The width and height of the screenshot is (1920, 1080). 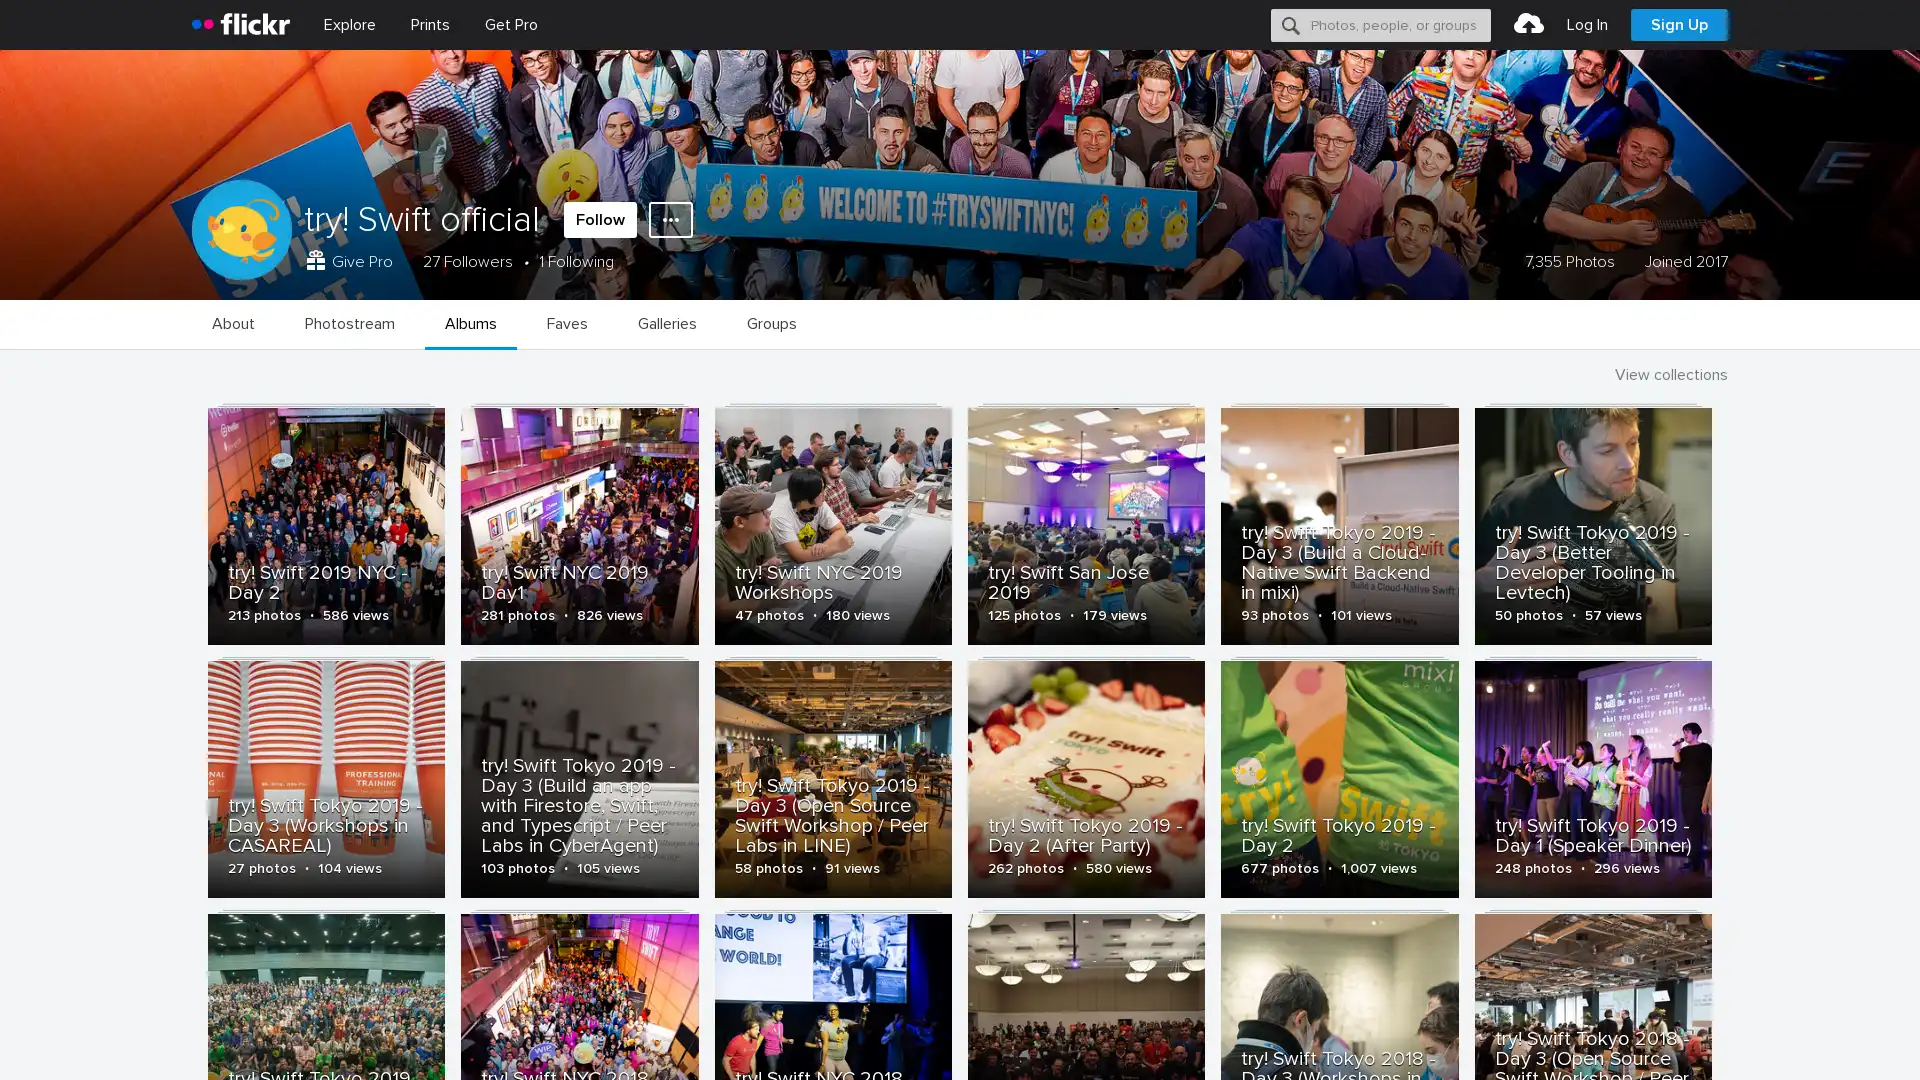 I want to click on Search, so click(x=1291, y=24).